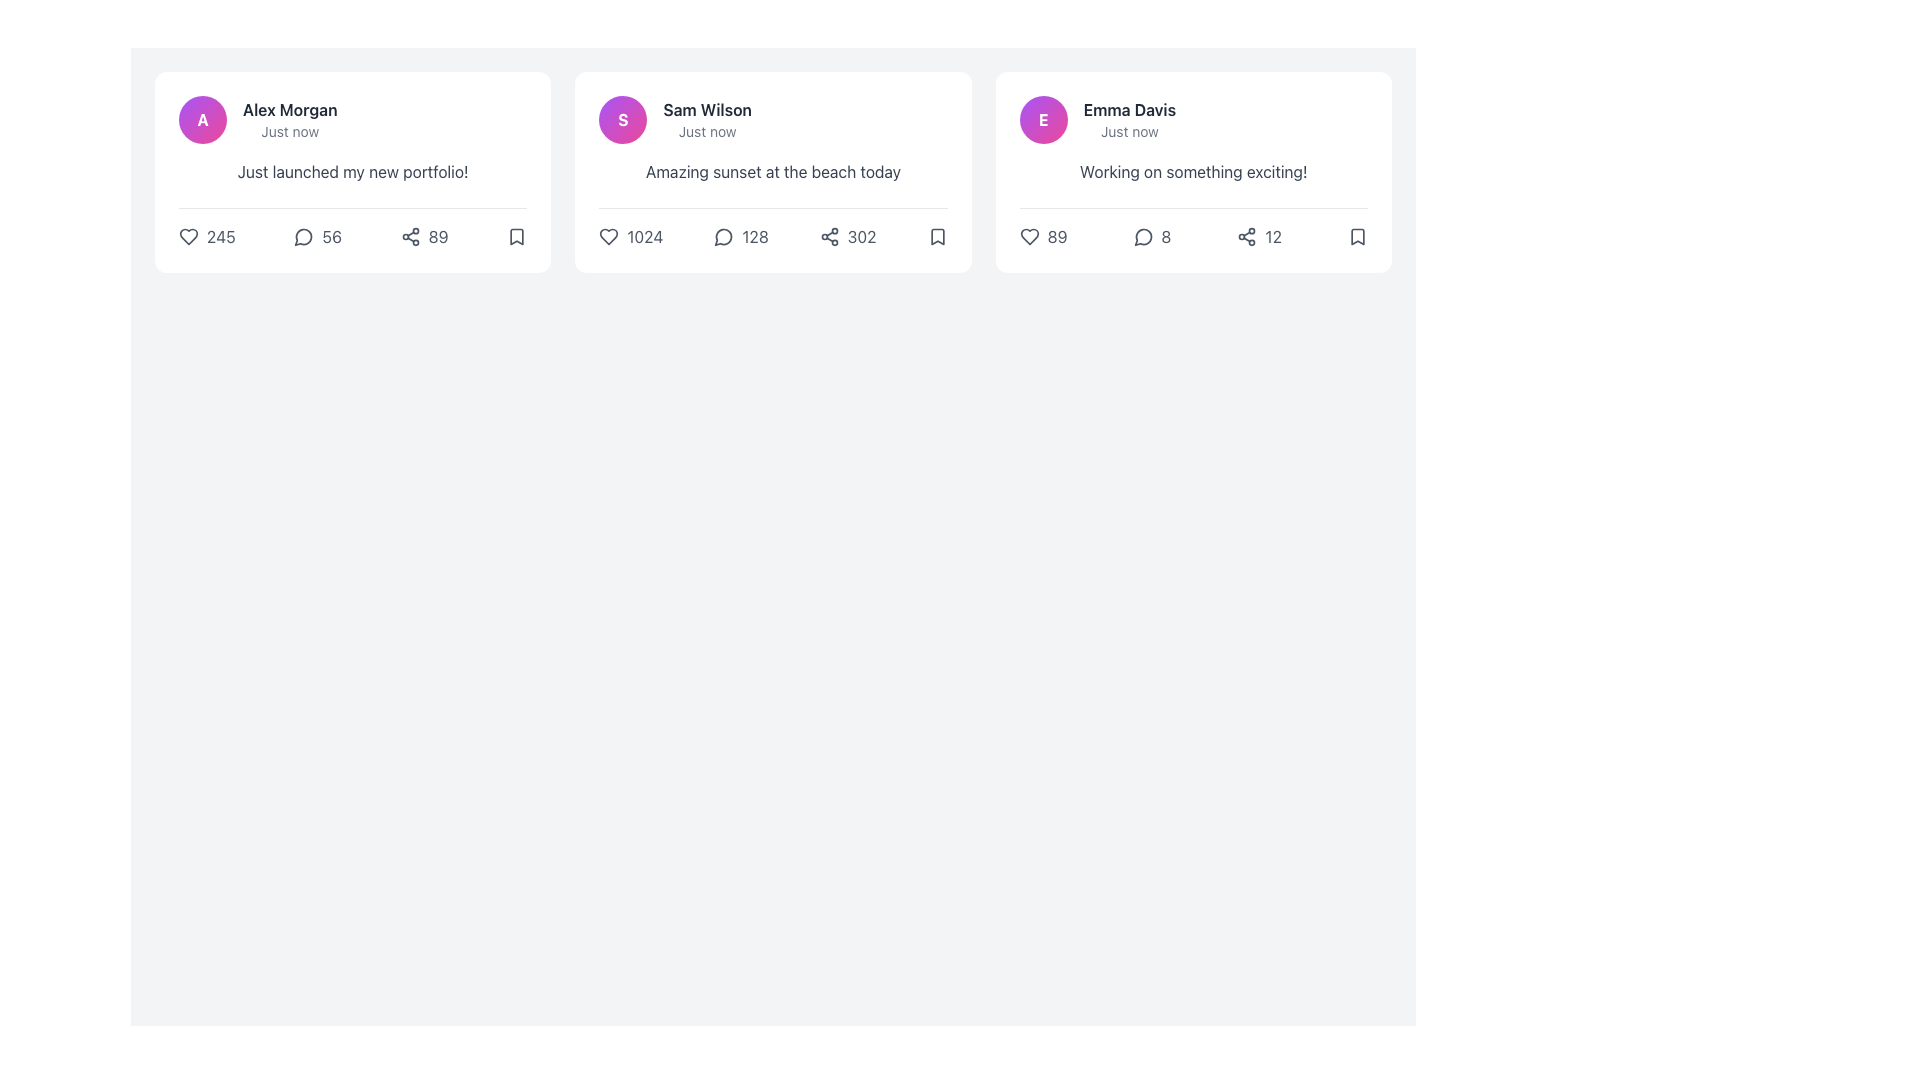 Image resolution: width=1920 pixels, height=1080 pixels. What do you see at coordinates (772, 119) in the screenshot?
I see `the user's name 'Sam Wilson' or the circular avatar with the letter 'S'` at bounding box center [772, 119].